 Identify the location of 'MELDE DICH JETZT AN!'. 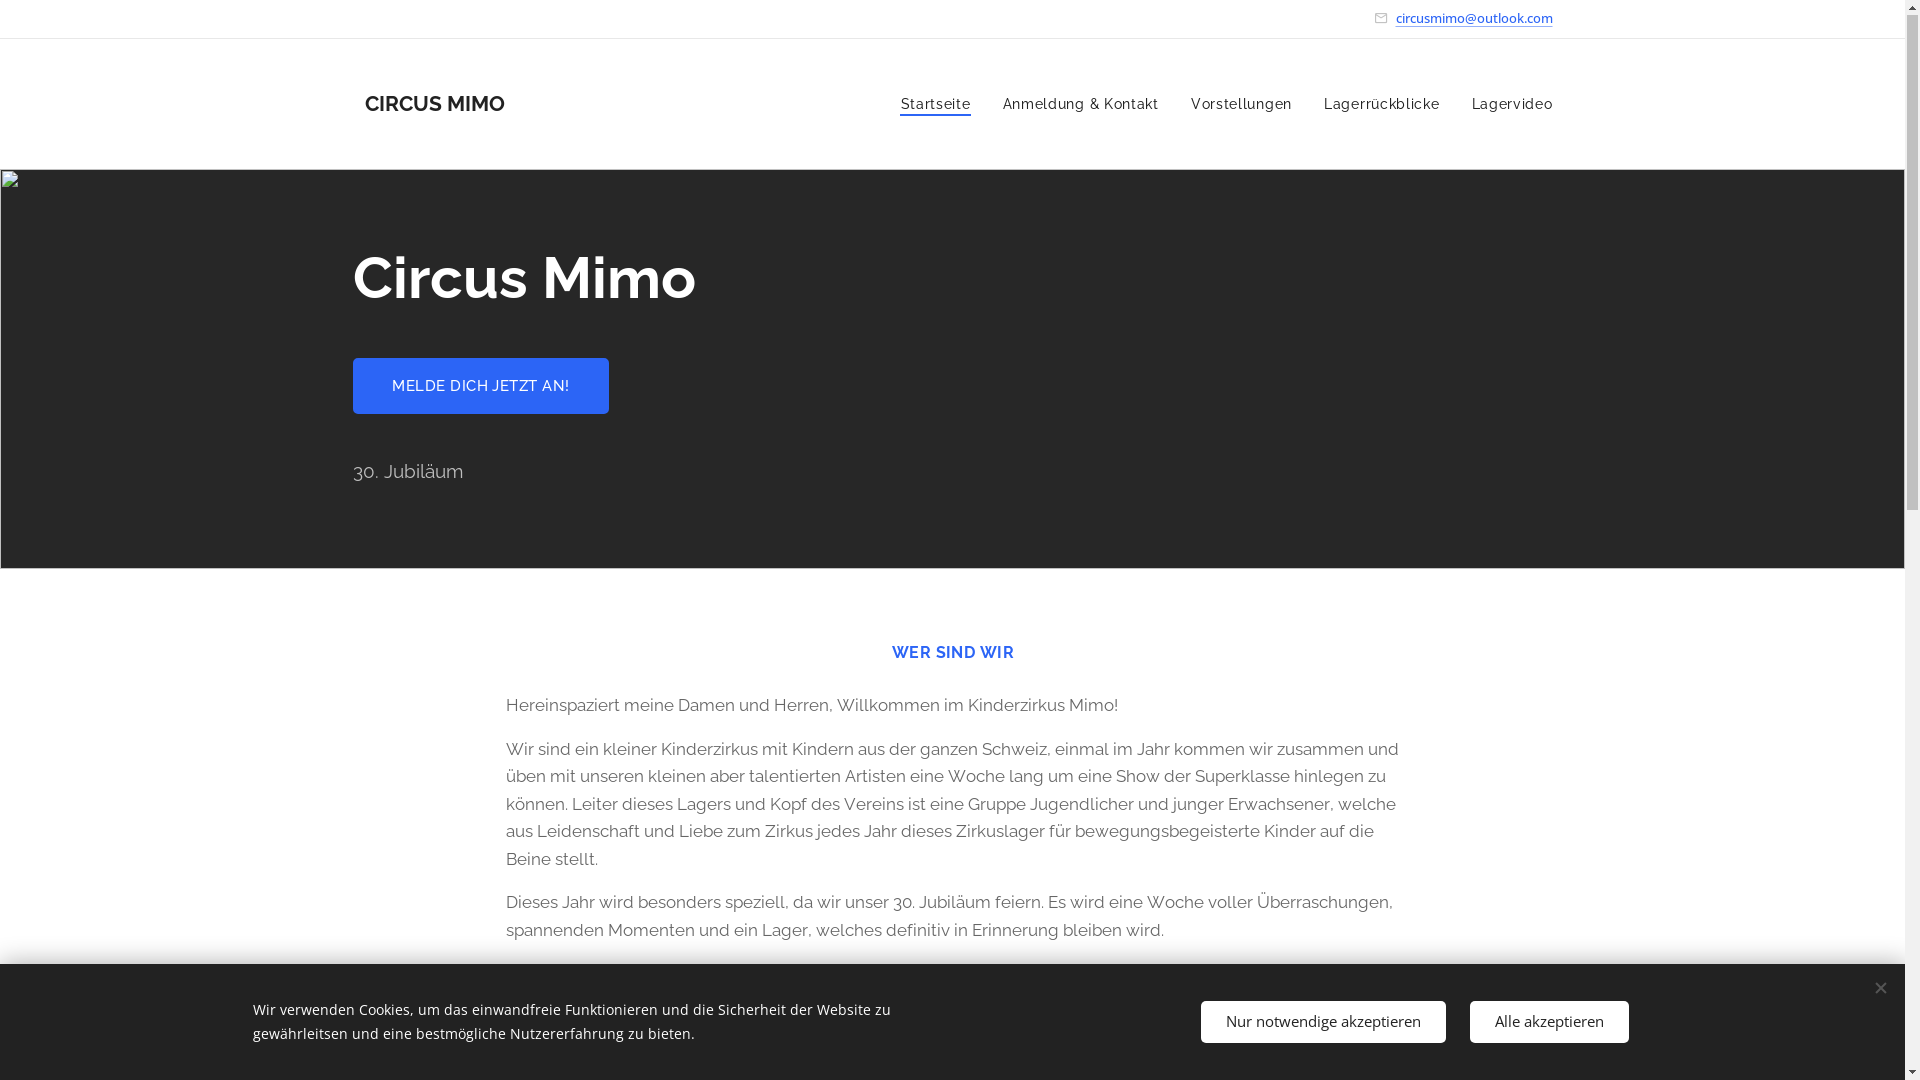
(480, 386).